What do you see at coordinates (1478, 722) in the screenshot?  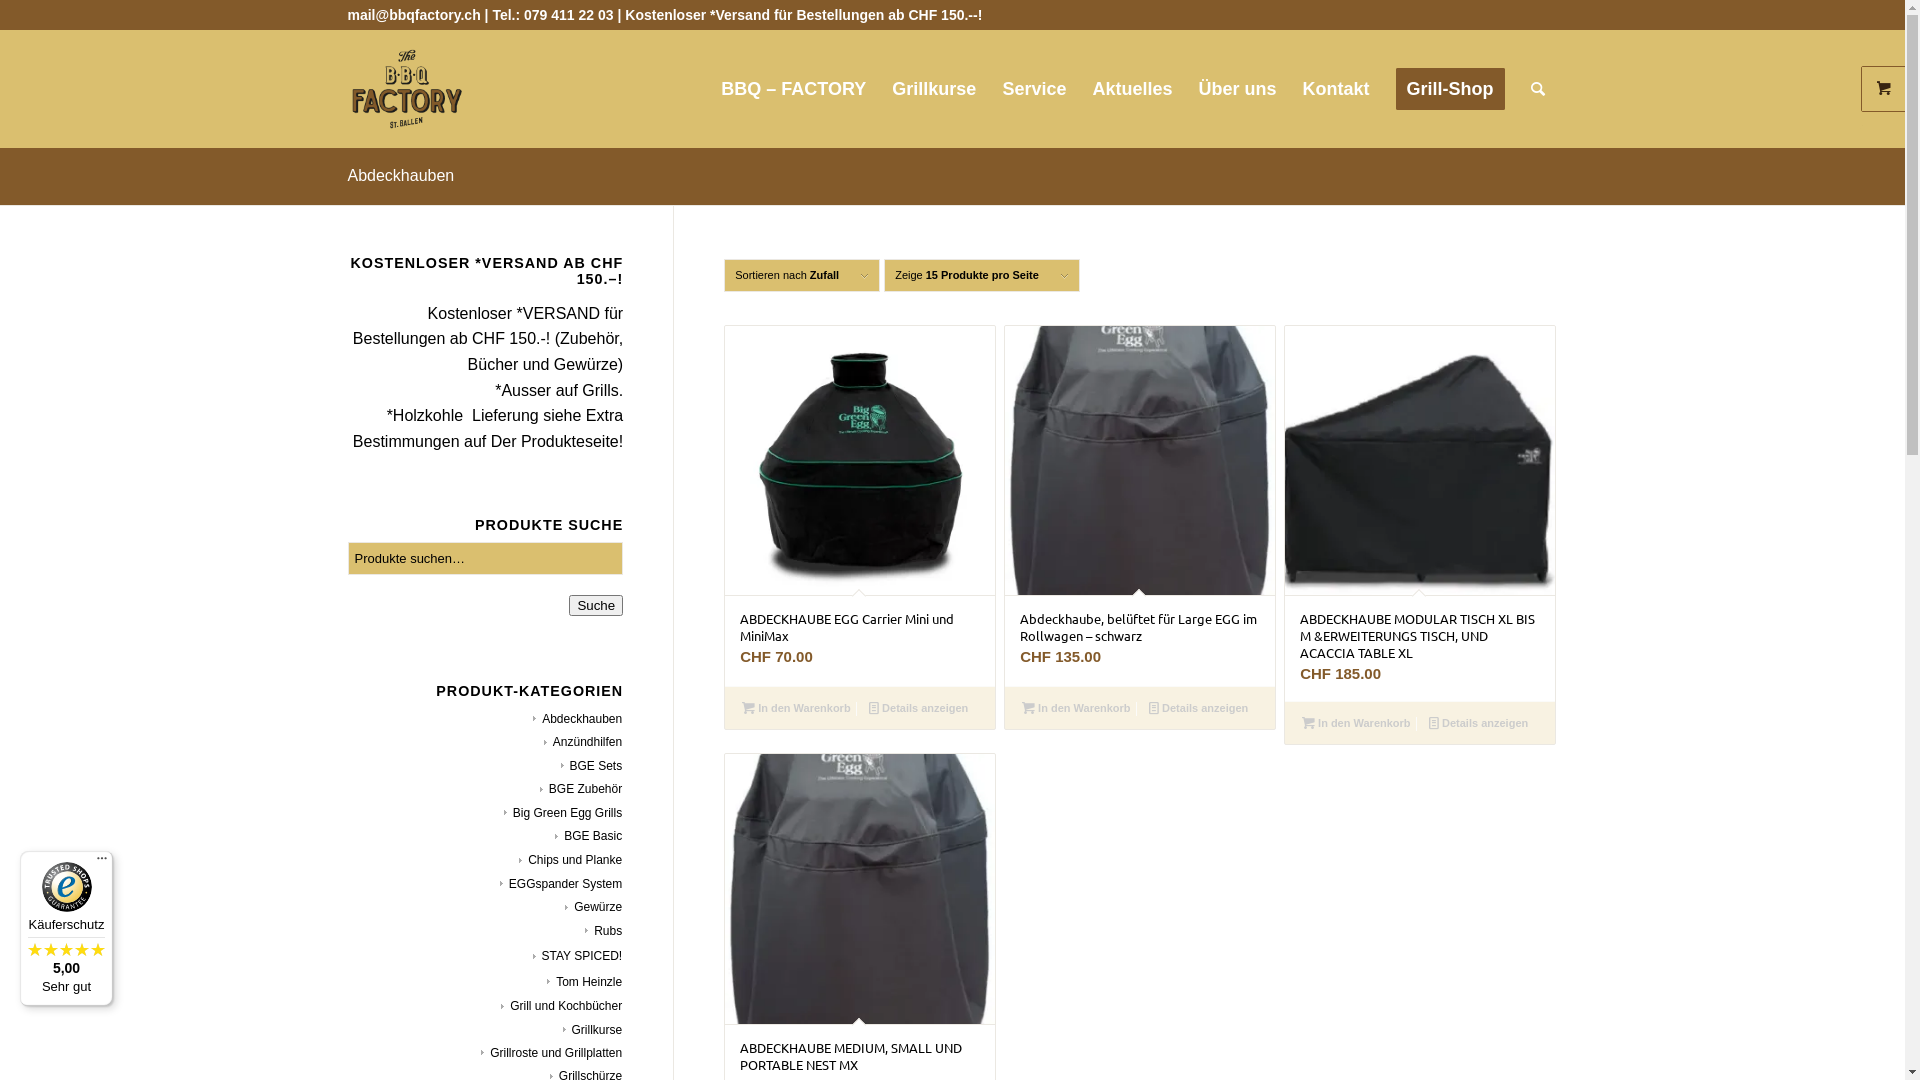 I see `'Details anzeigen'` at bounding box center [1478, 722].